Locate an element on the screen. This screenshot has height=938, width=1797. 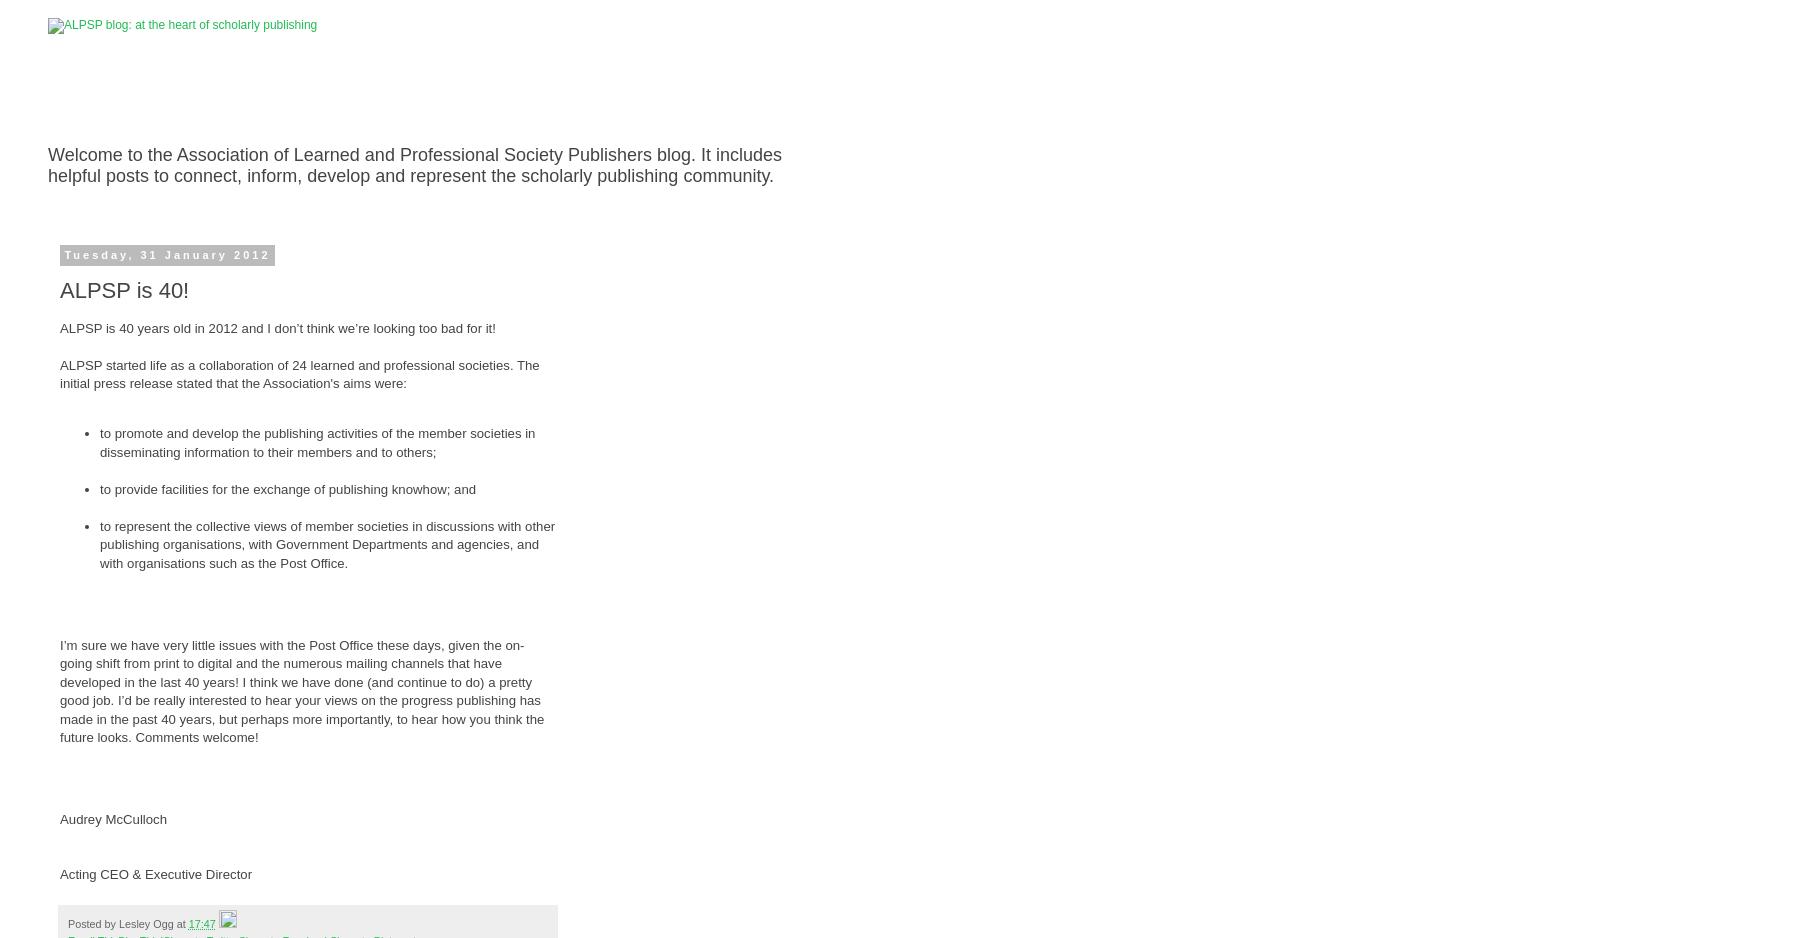
'to represent the collective views of member societies in discussions with other publishing organisations, with Government Departments and agencies, and with organisations such as the Post Office.' is located at coordinates (327, 544).